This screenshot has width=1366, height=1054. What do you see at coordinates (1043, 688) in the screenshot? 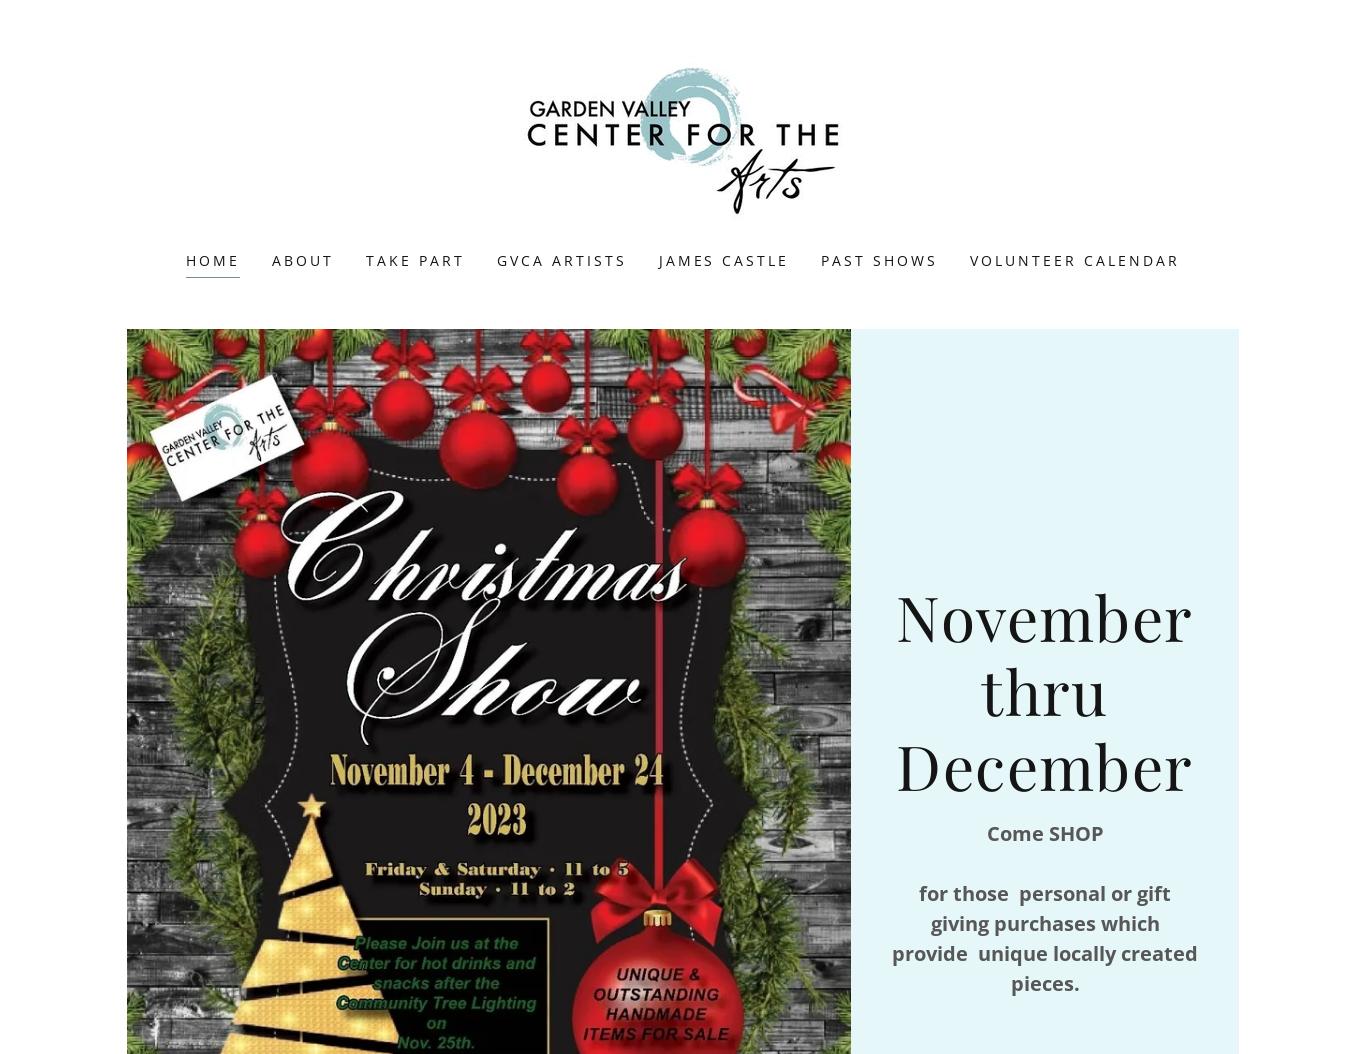
I see `'November thru 
December'` at bounding box center [1043, 688].